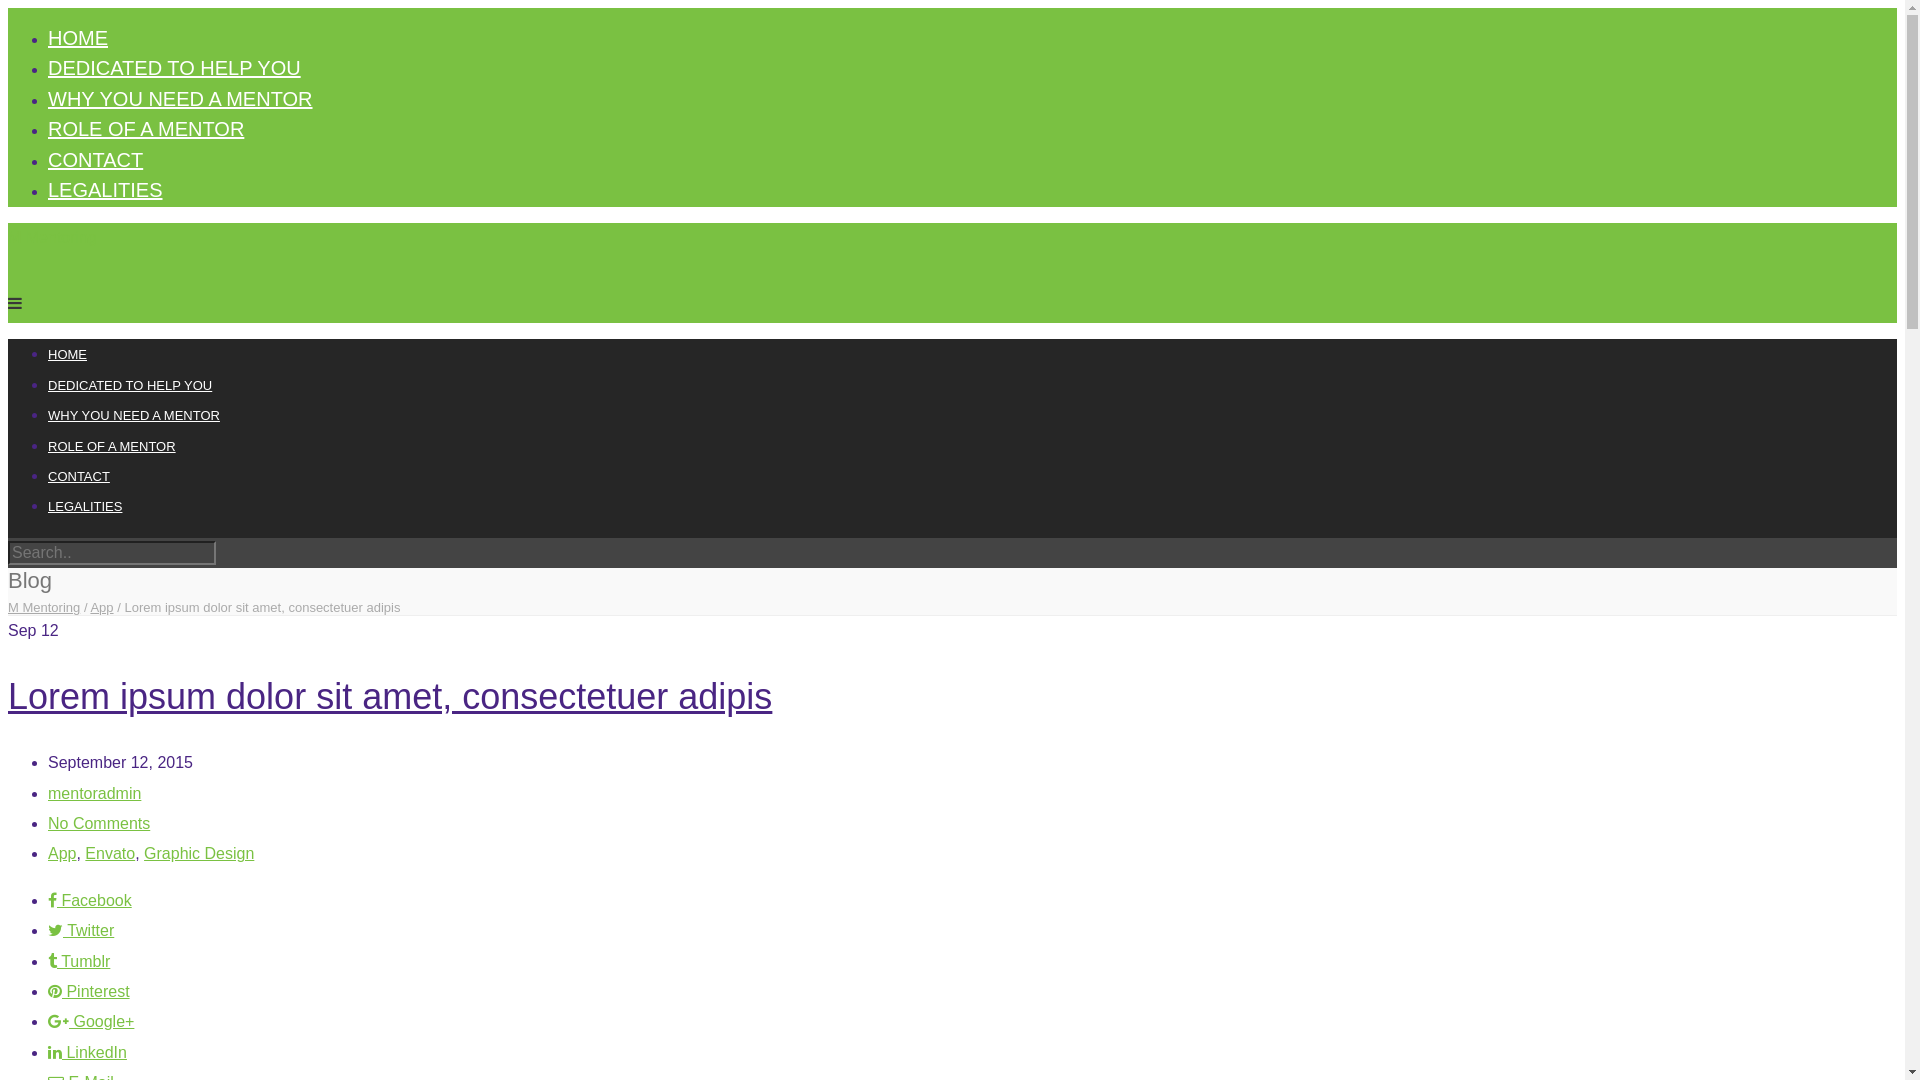 This screenshot has width=1920, height=1080. What do you see at coordinates (133, 414) in the screenshot?
I see `'WHY YOU NEED A MENTOR'` at bounding box center [133, 414].